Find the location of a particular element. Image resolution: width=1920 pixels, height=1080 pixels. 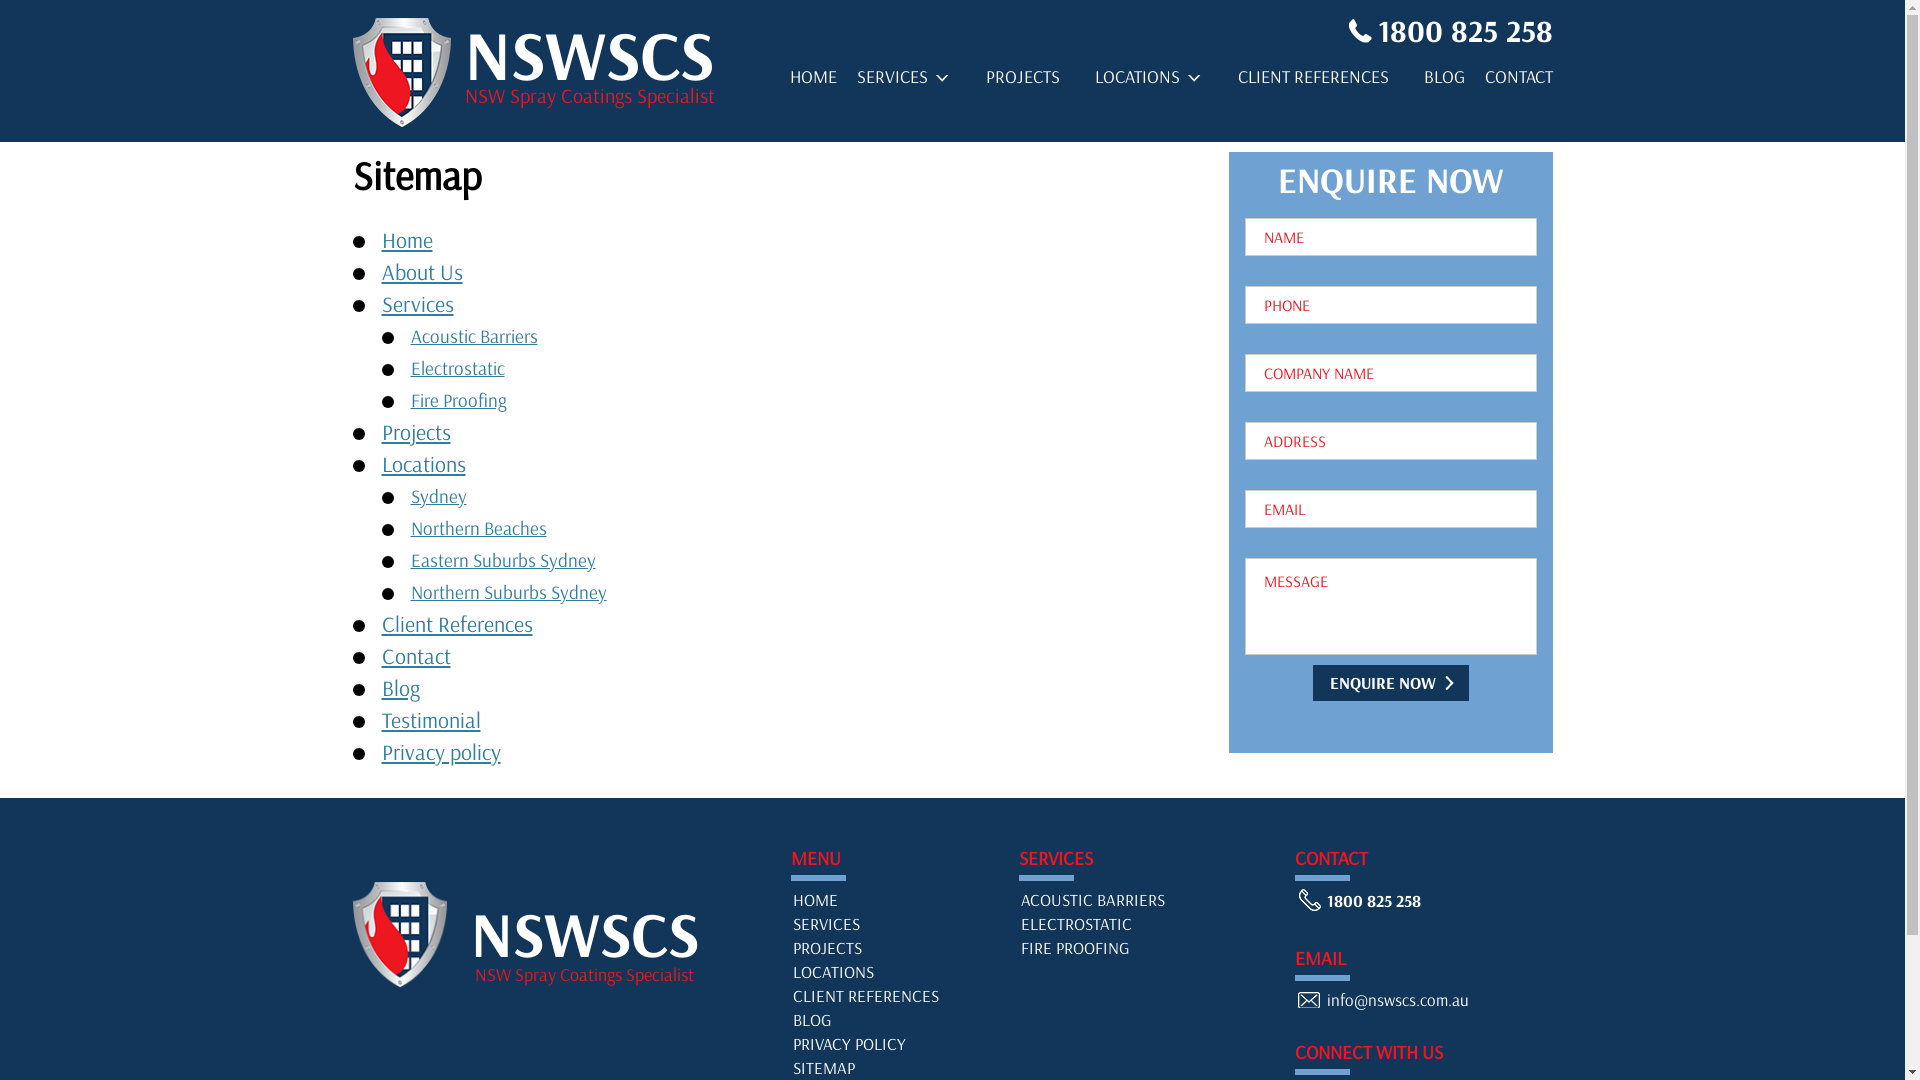

'Home' is located at coordinates (406, 238).